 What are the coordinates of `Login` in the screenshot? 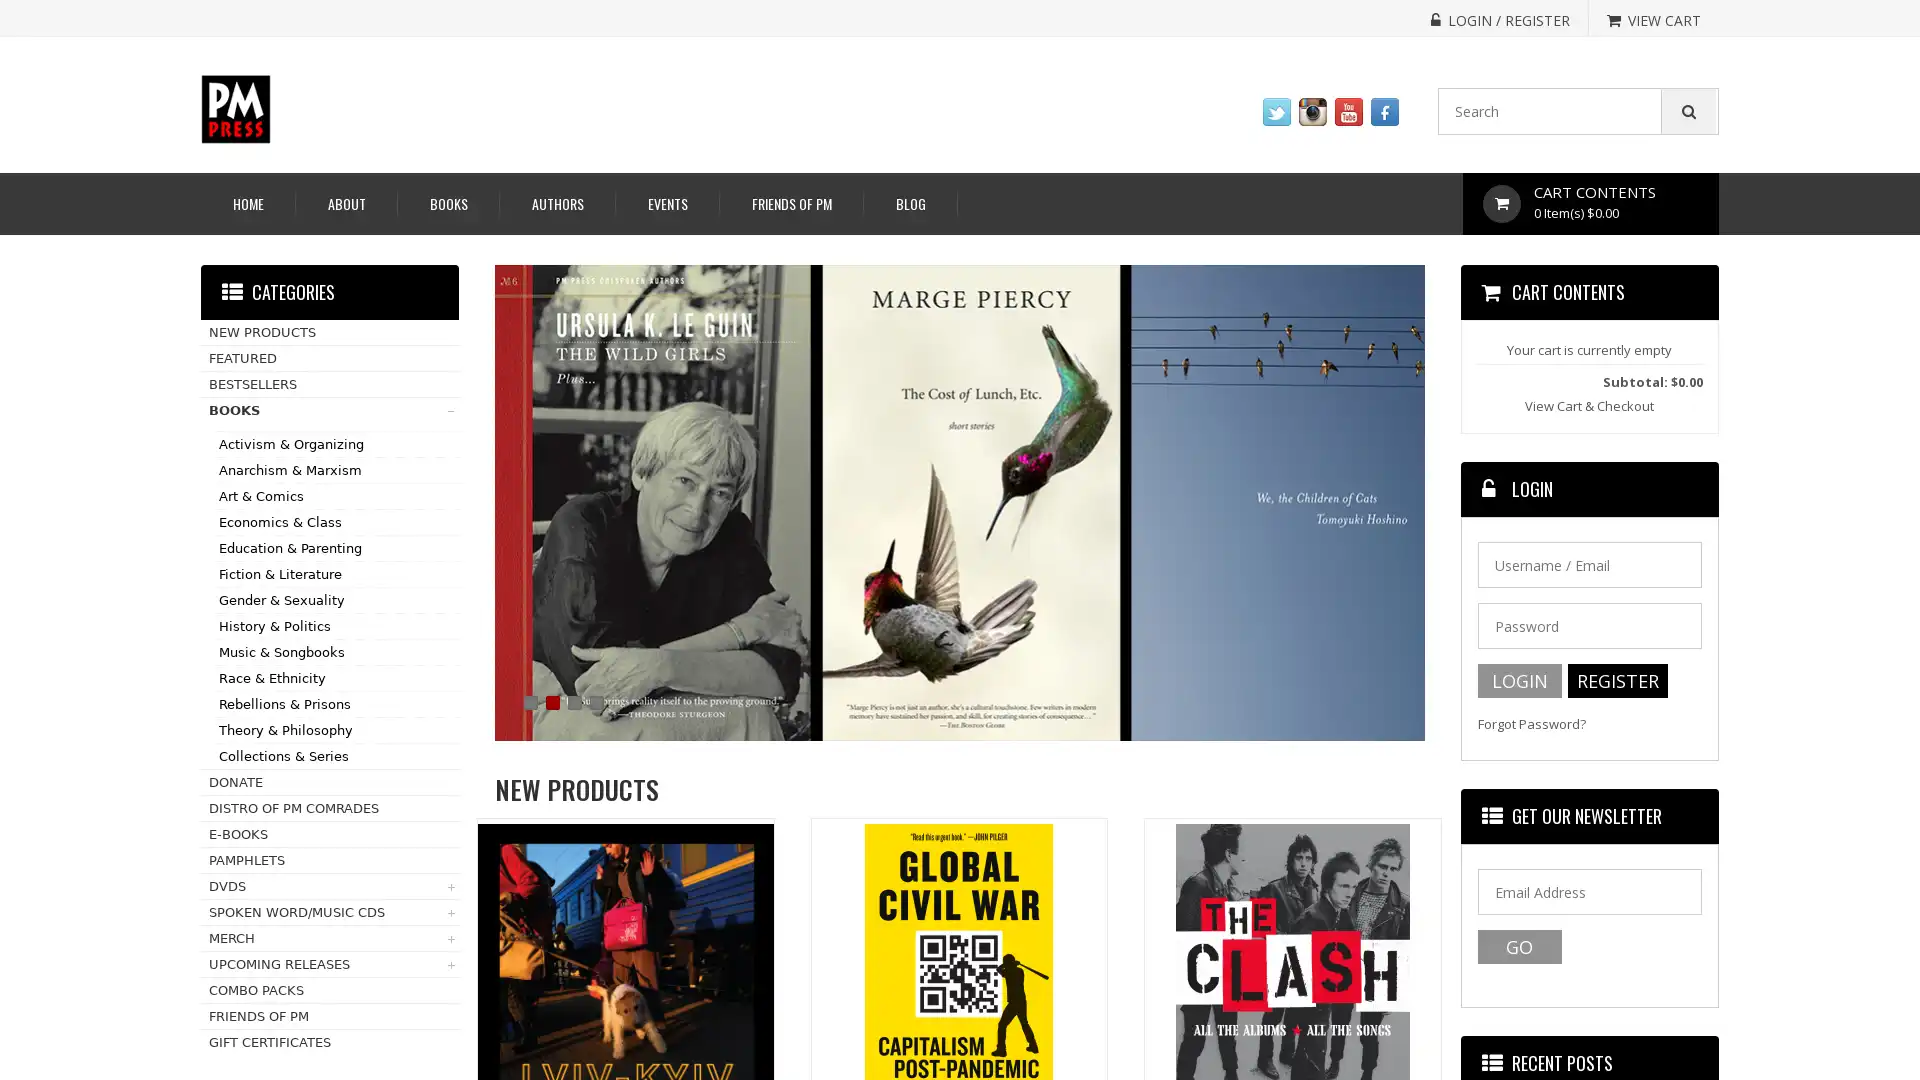 It's located at (1518, 680).